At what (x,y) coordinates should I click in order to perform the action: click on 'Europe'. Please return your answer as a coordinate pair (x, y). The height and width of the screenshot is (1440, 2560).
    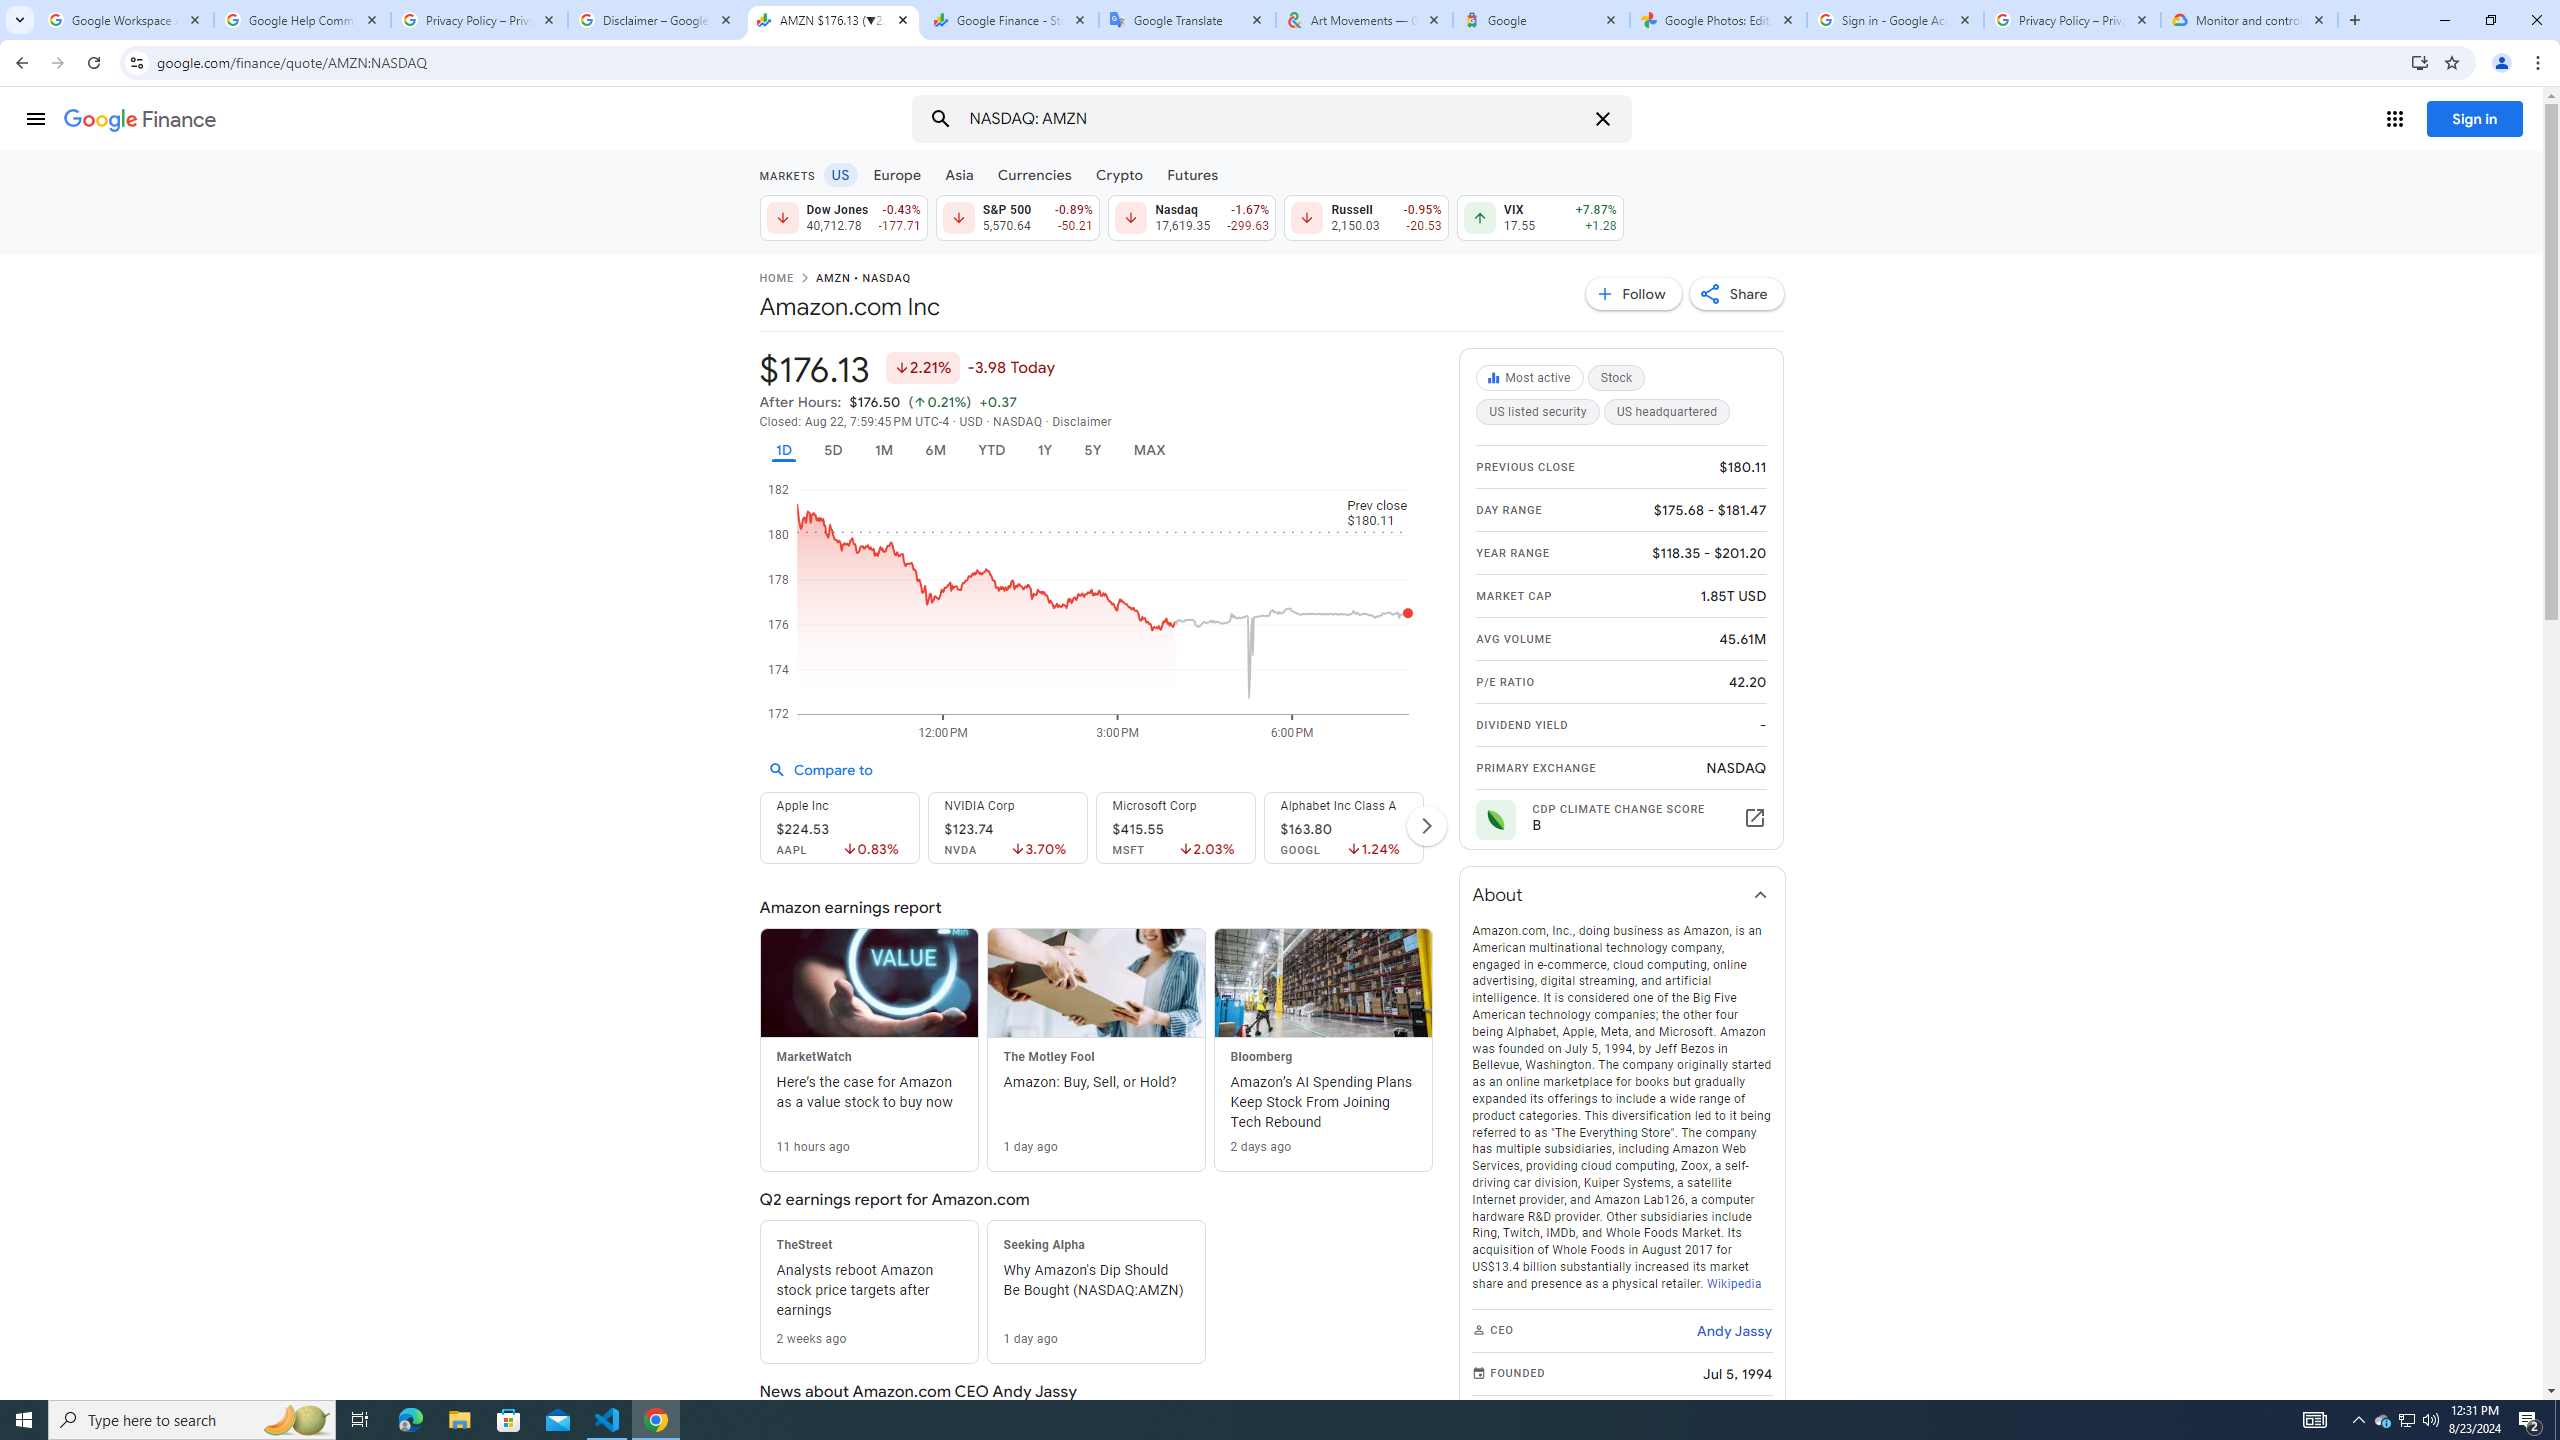
    Looking at the image, I should click on (896, 173).